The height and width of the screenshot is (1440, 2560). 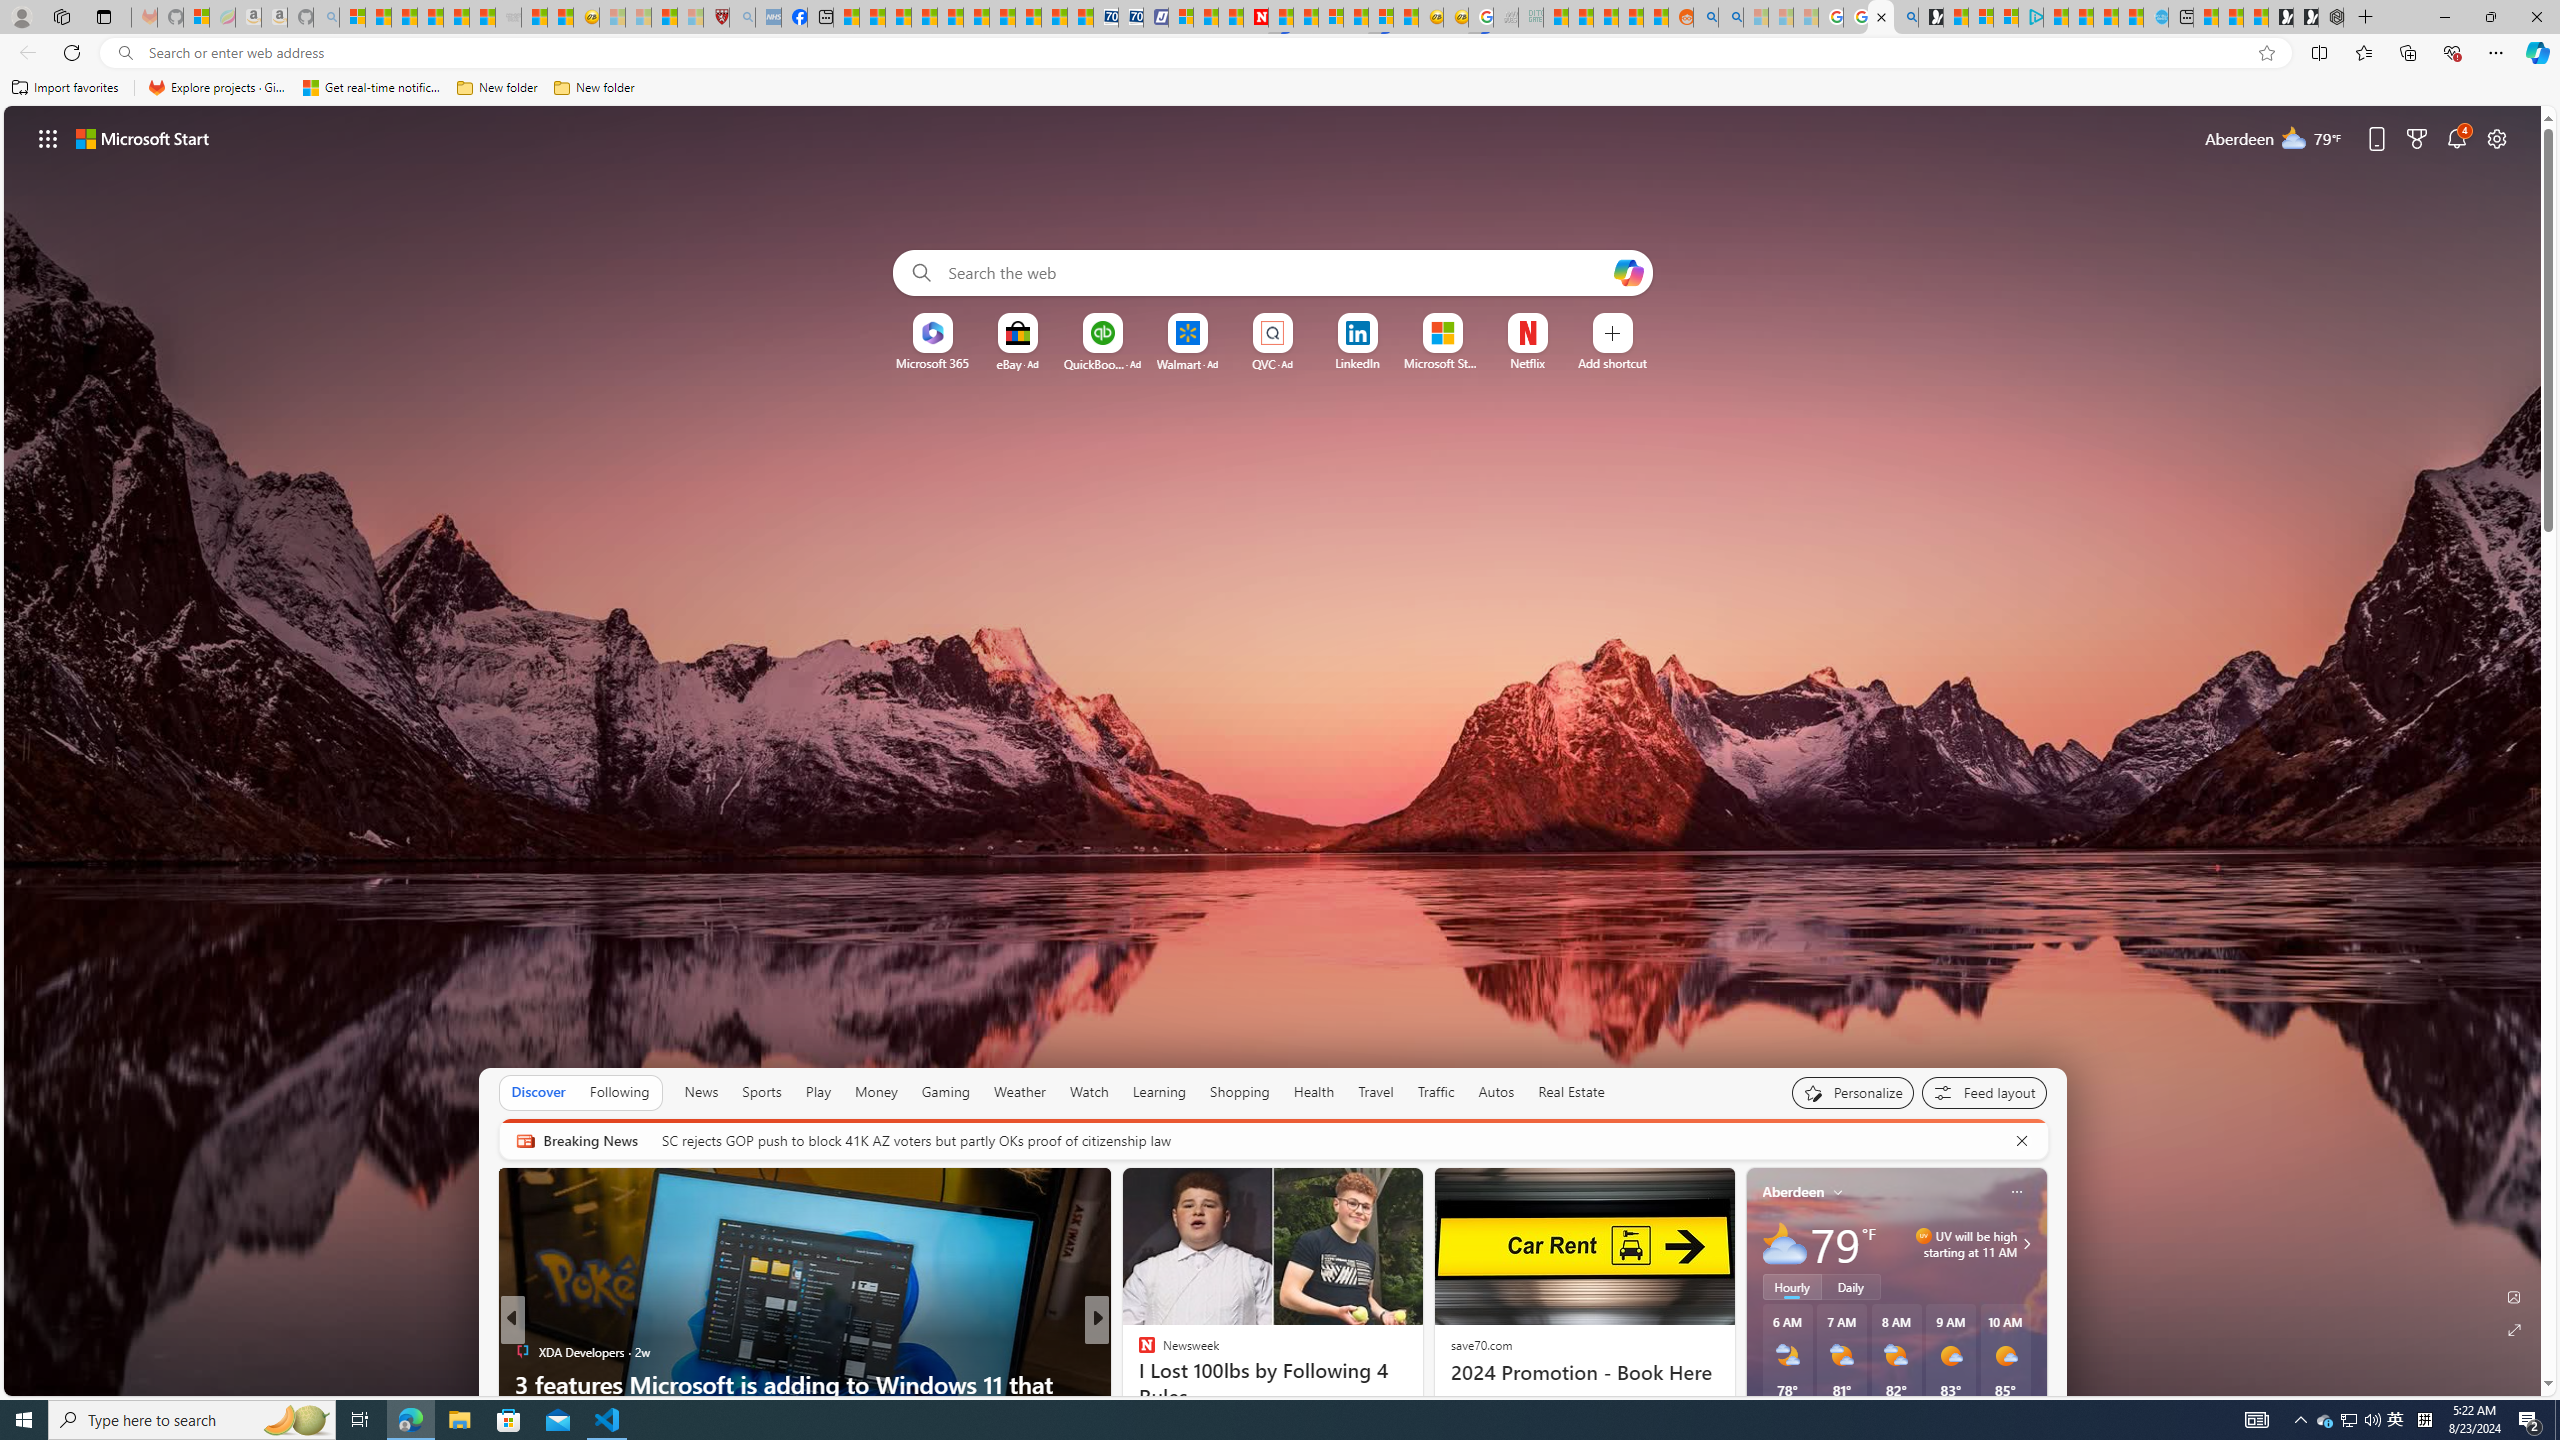 I want to click on 'save70.com', so click(x=1479, y=1344).